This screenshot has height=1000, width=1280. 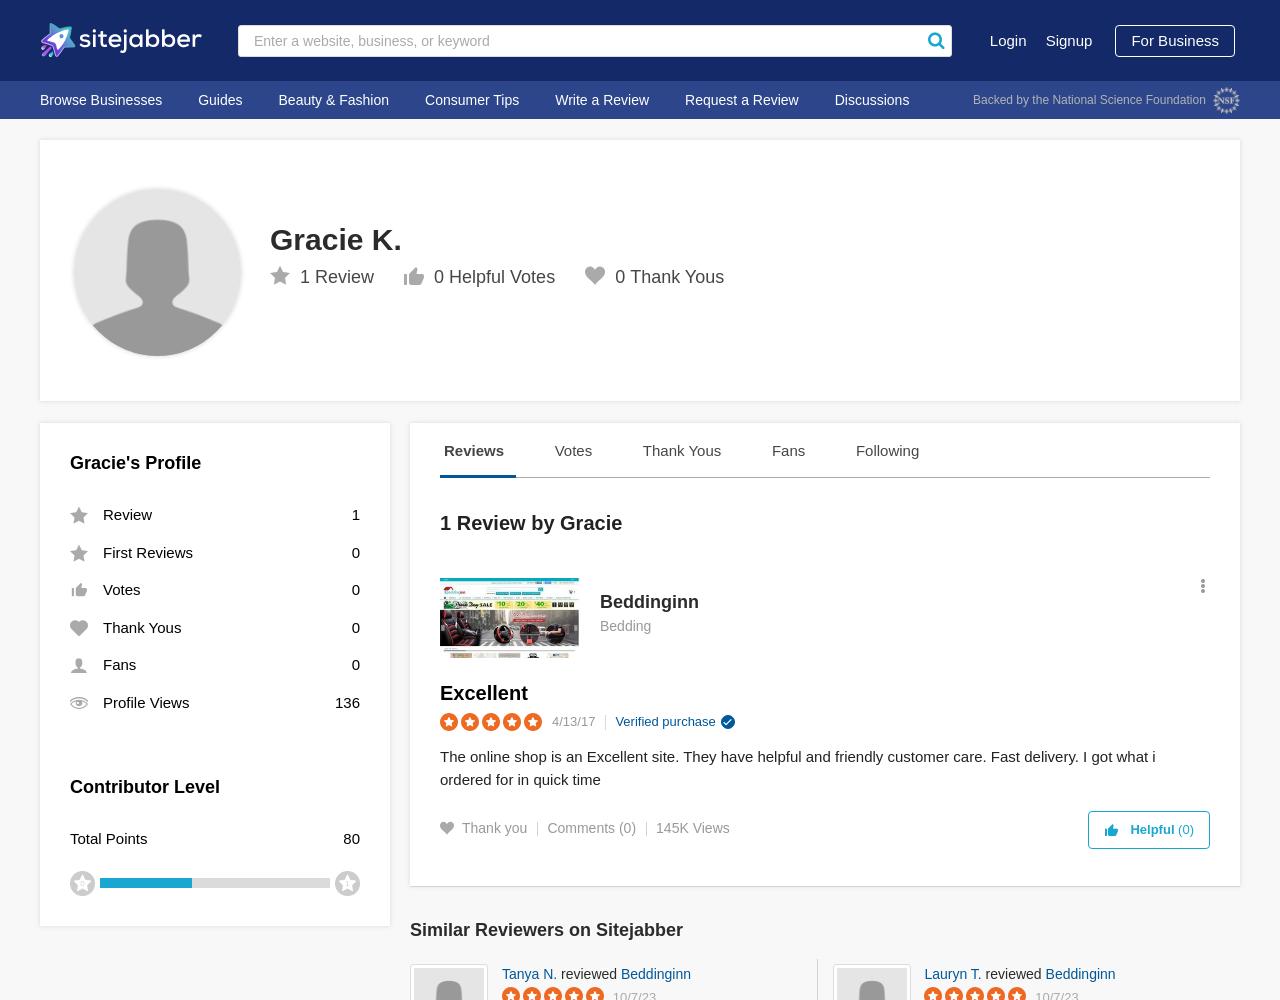 I want to click on 'Similar Reviewers on Sitejabber', so click(x=546, y=930).